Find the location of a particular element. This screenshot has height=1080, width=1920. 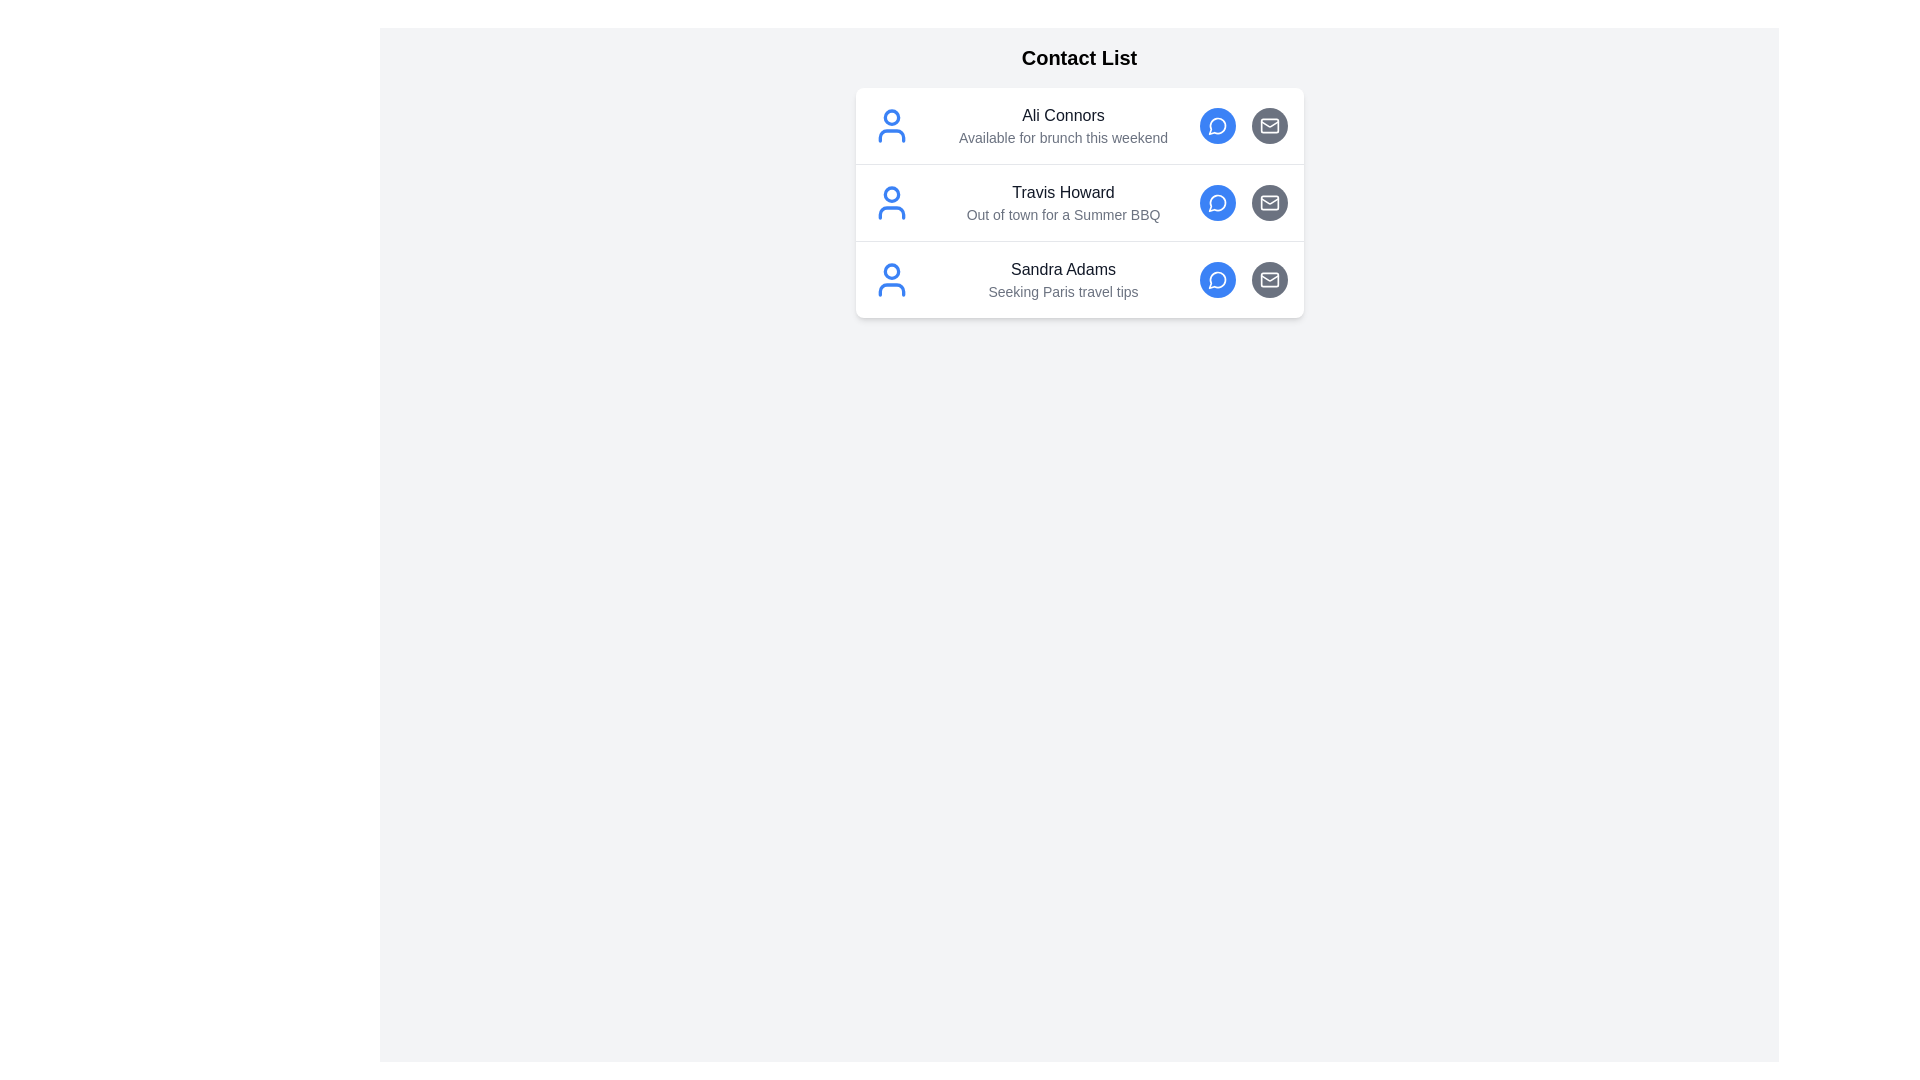

the static text element displaying 'Ali Connors', which is a dark gray piece of text located at the top of the contact list card, above the subtitle 'Available for brunch this weekend' is located at coordinates (1062, 115).